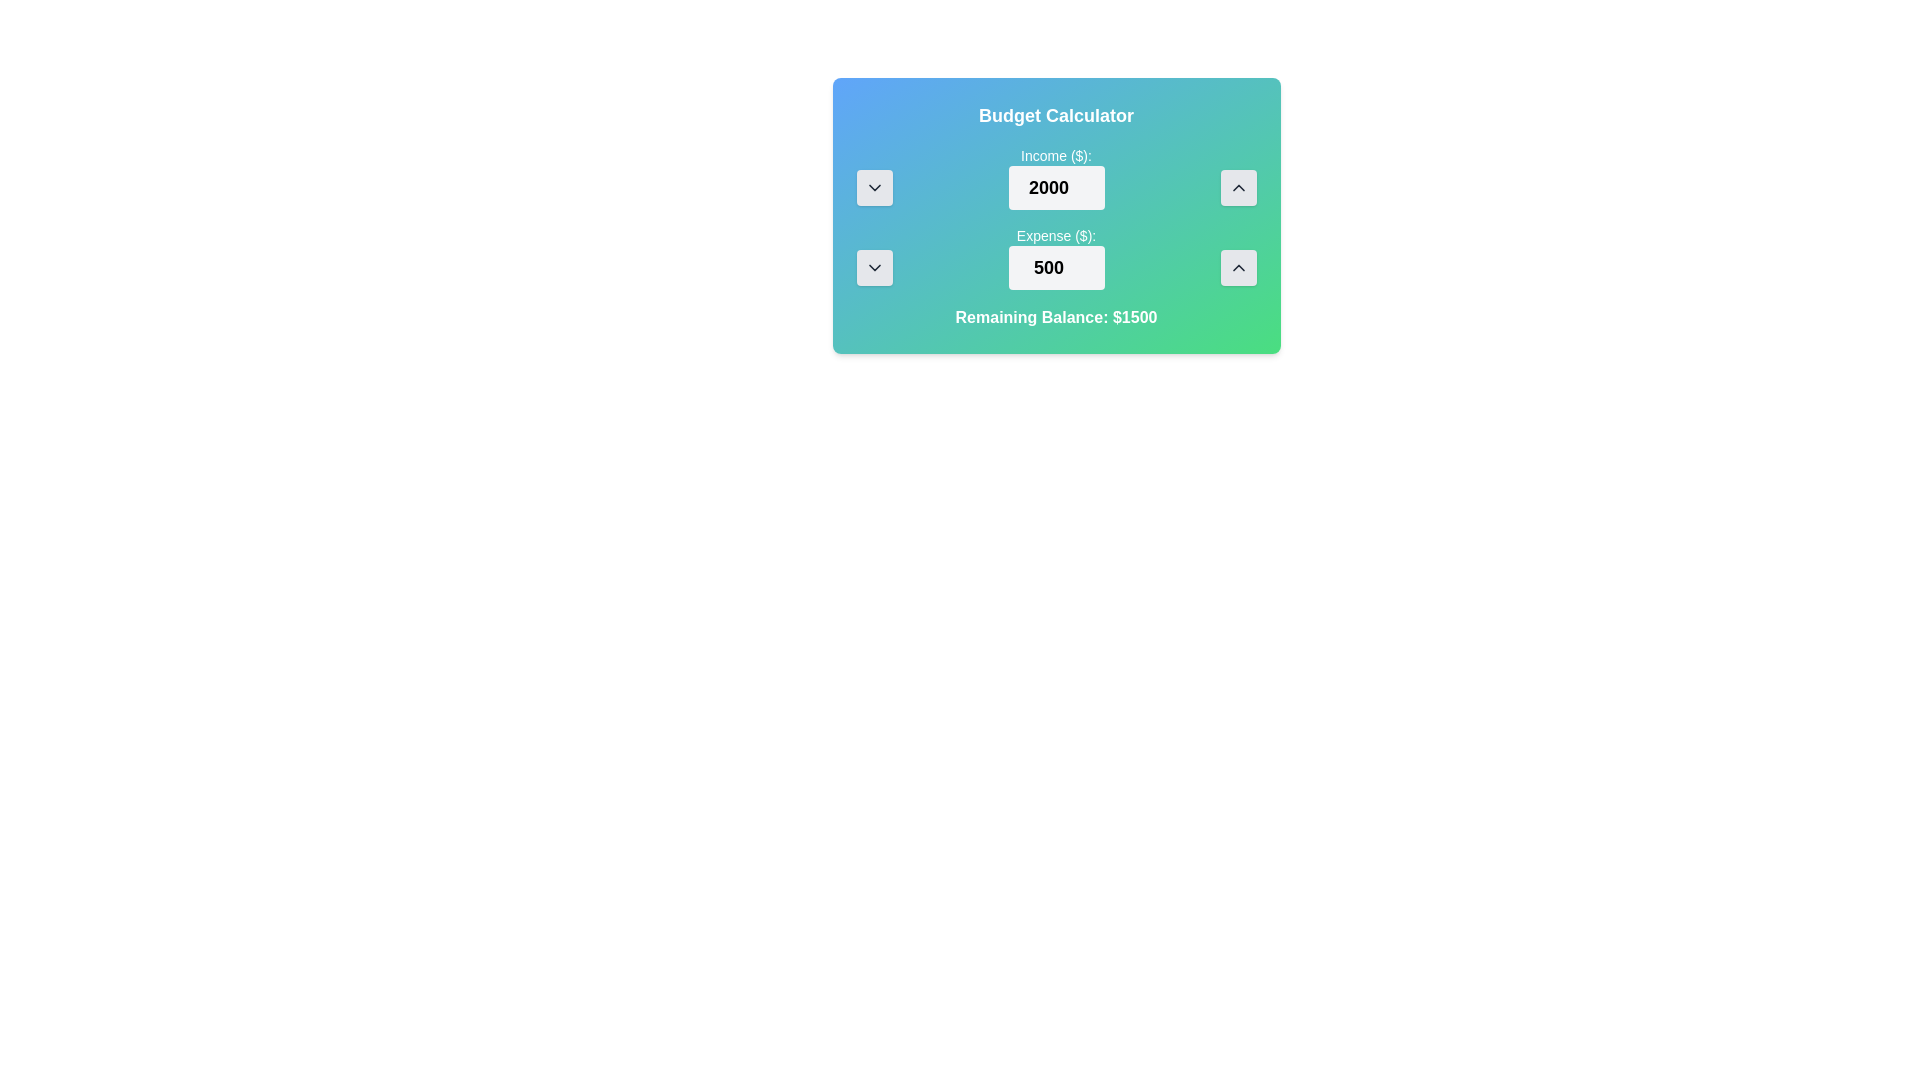 The height and width of the screenshot is (1080, 1920). What do you see at coordinates (1237, 188) in the screenshot?
I see `the upward-pointing arrow button in the top-right region of the 'Budget Calculator' interface to increment the value` at bounding box center [1237, 188].